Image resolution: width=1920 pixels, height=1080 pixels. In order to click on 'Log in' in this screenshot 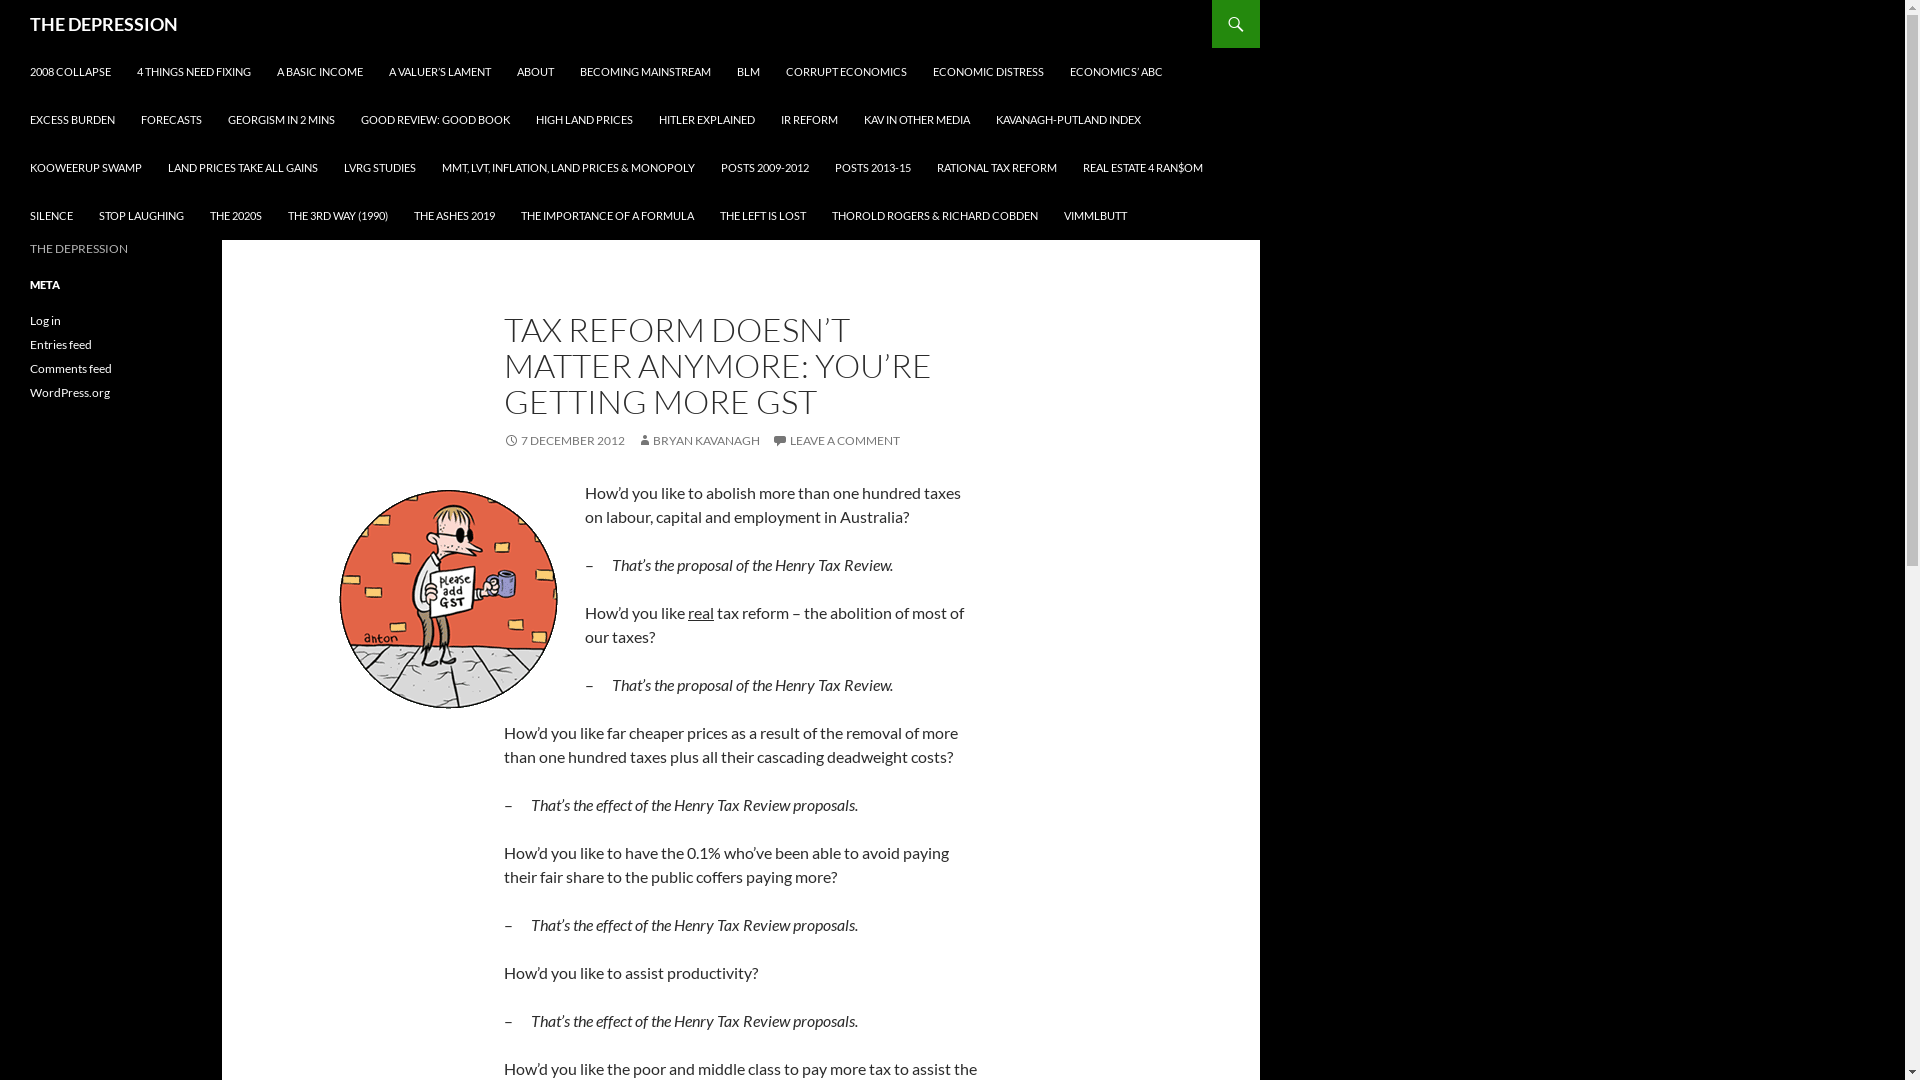, I will do `click(29, 319)`.